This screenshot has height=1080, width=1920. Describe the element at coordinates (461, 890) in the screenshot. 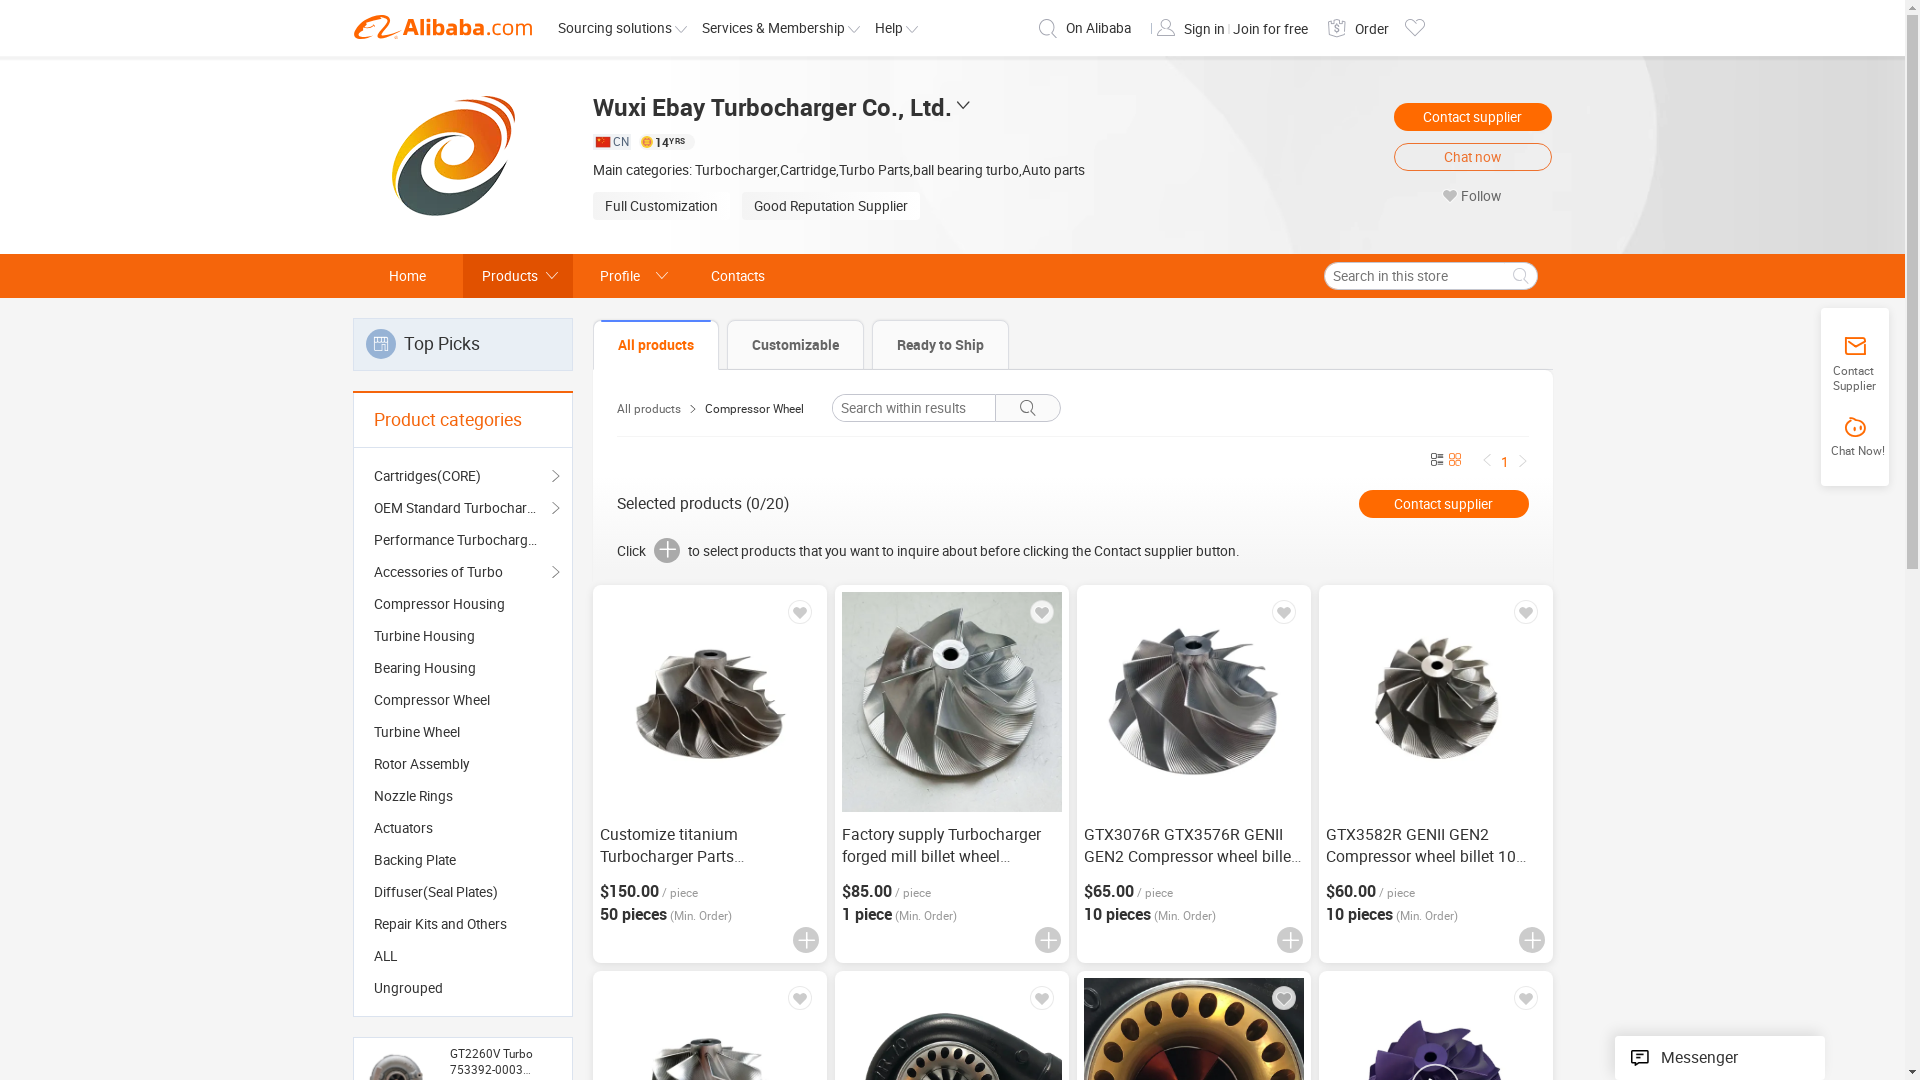

I see `'Diffuser(Seal Plates)'` at that location.